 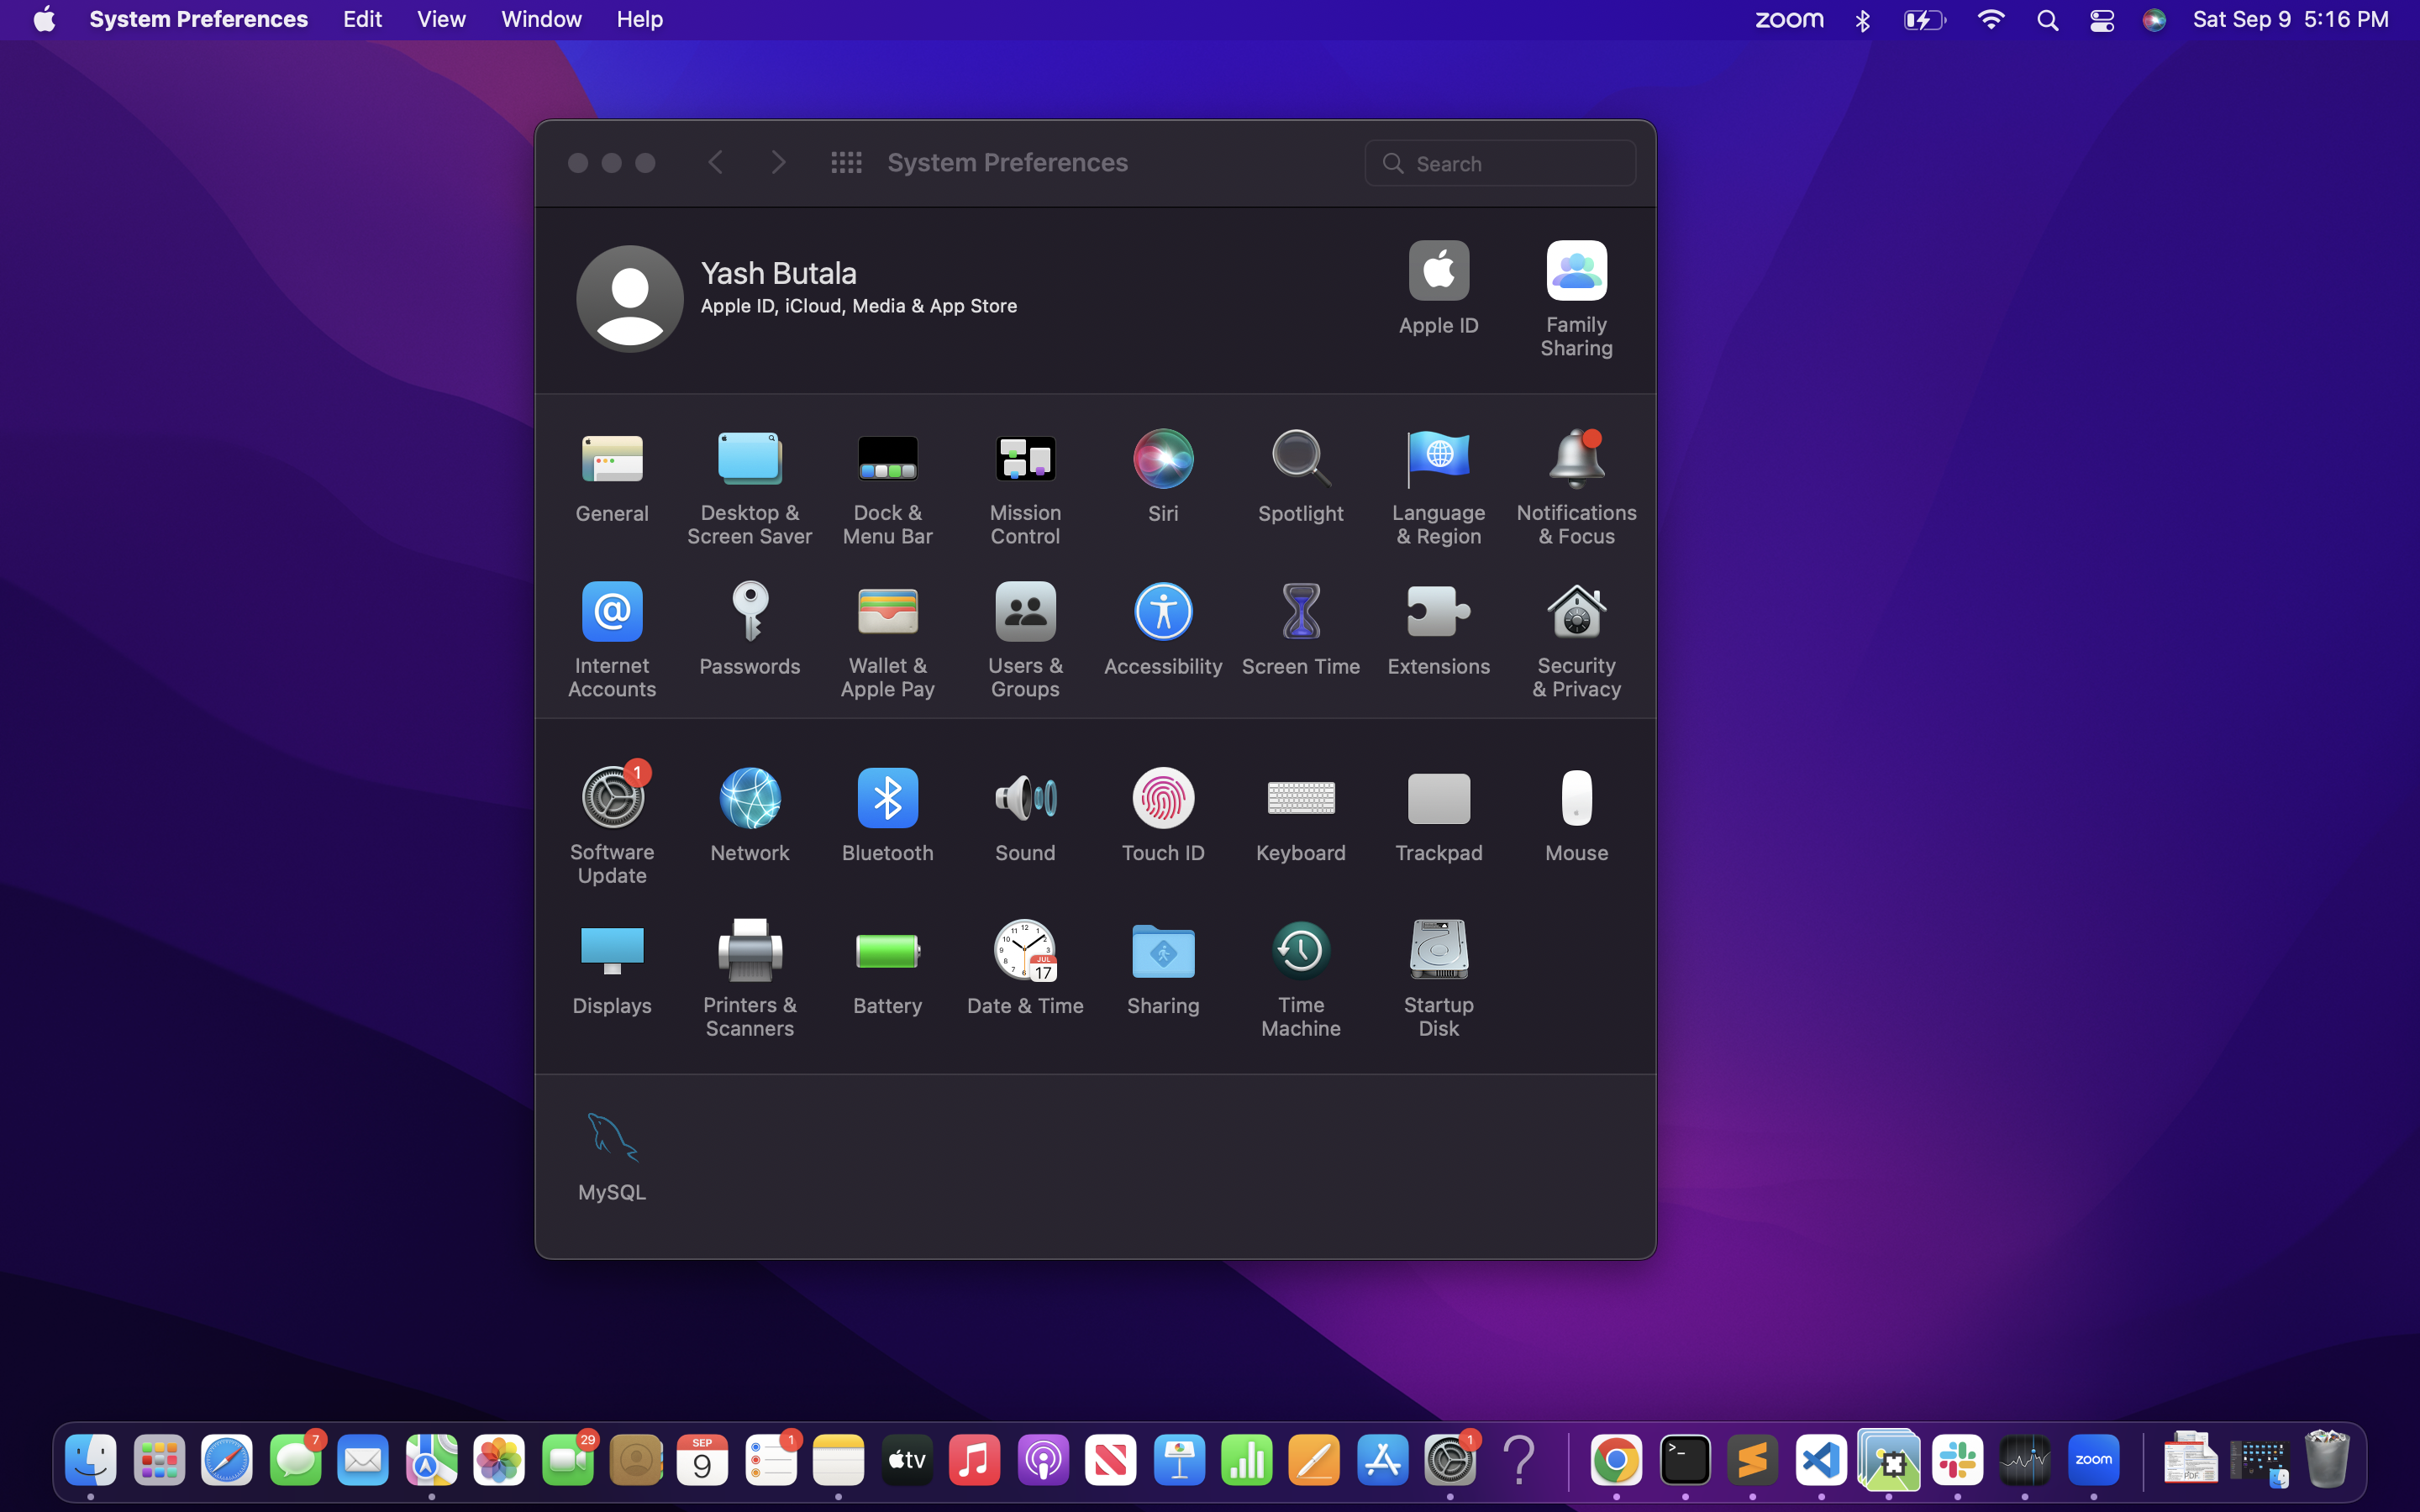 I want to click on desktop and screen saver settings option on the screen, so click(x=750, y=487).